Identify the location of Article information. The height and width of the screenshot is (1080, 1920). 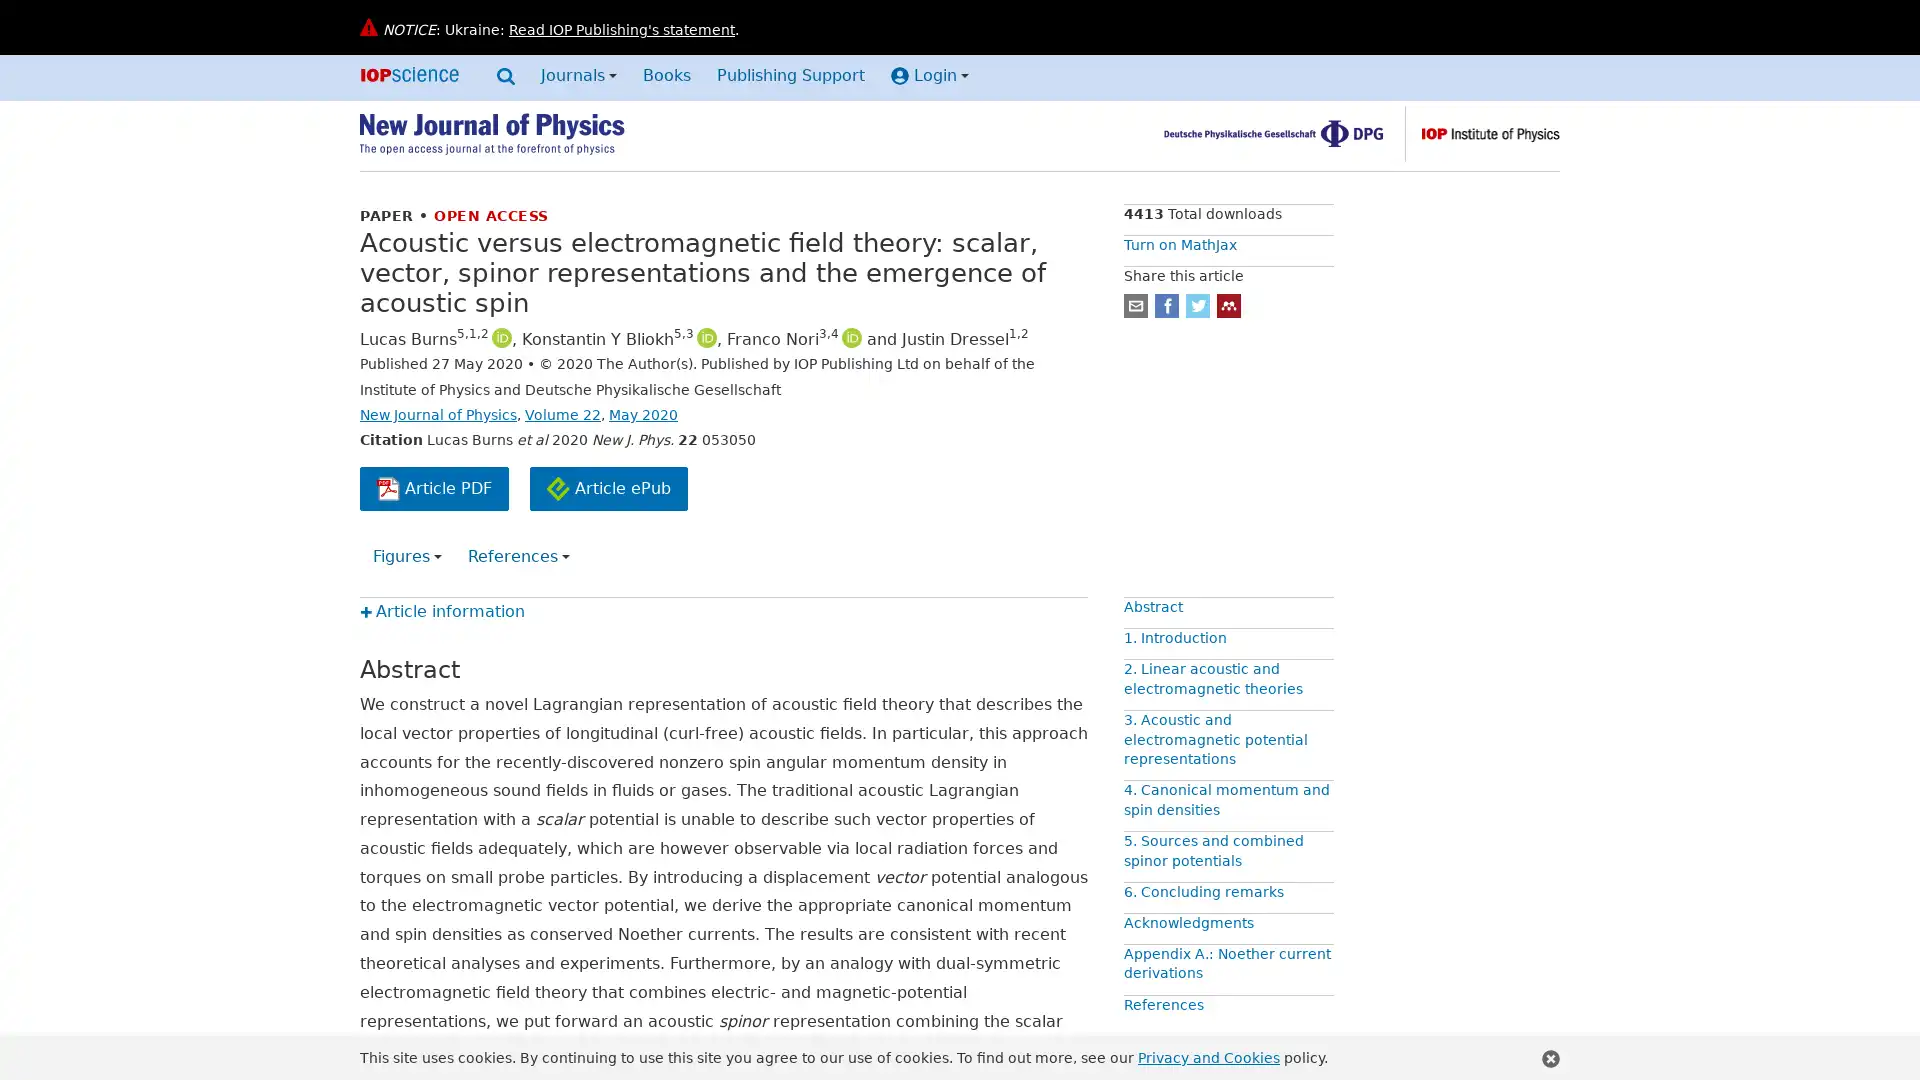
(441, 610).